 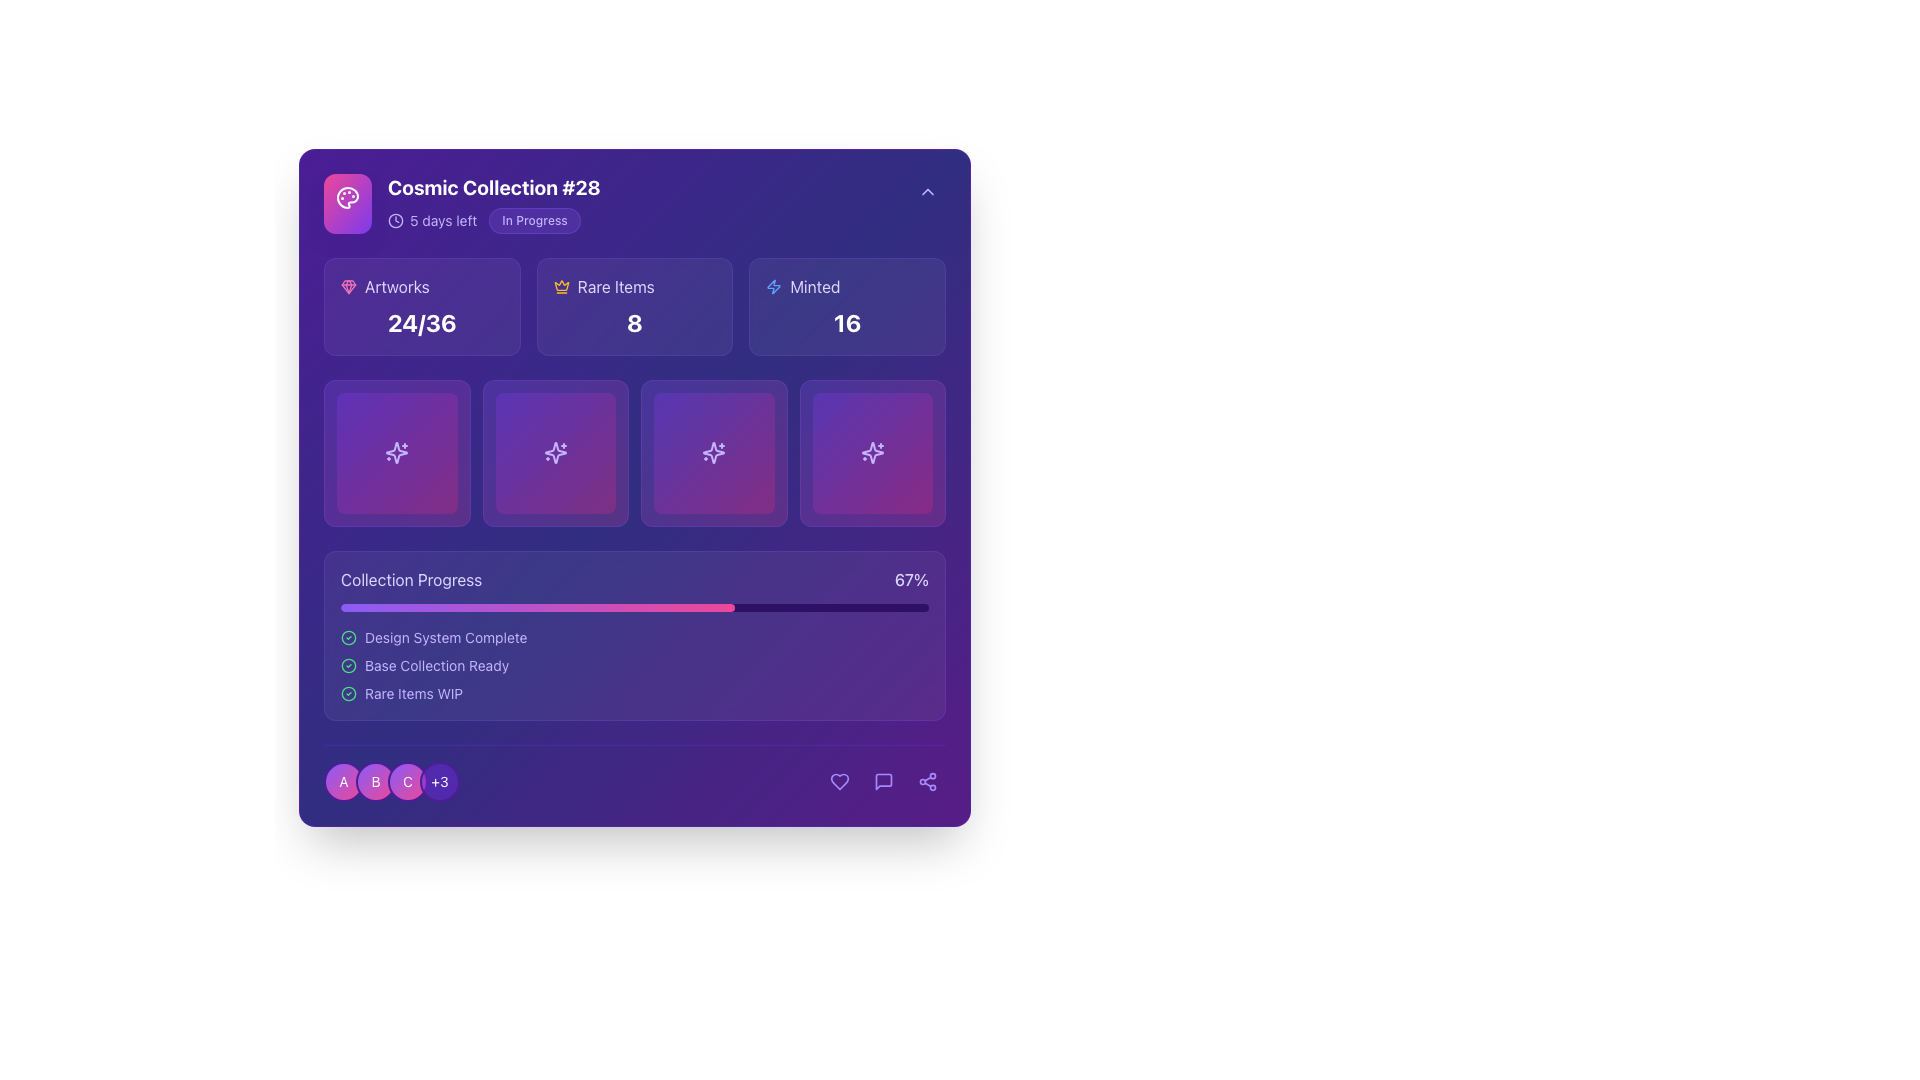 I want to click on the filled portion of the progress bar, which is a horizontally elongated bar with a gradient from violet to pink, positioned centrally within the 'Collection Progress' card interface to view the current progress state, so click(x=537, y=606).